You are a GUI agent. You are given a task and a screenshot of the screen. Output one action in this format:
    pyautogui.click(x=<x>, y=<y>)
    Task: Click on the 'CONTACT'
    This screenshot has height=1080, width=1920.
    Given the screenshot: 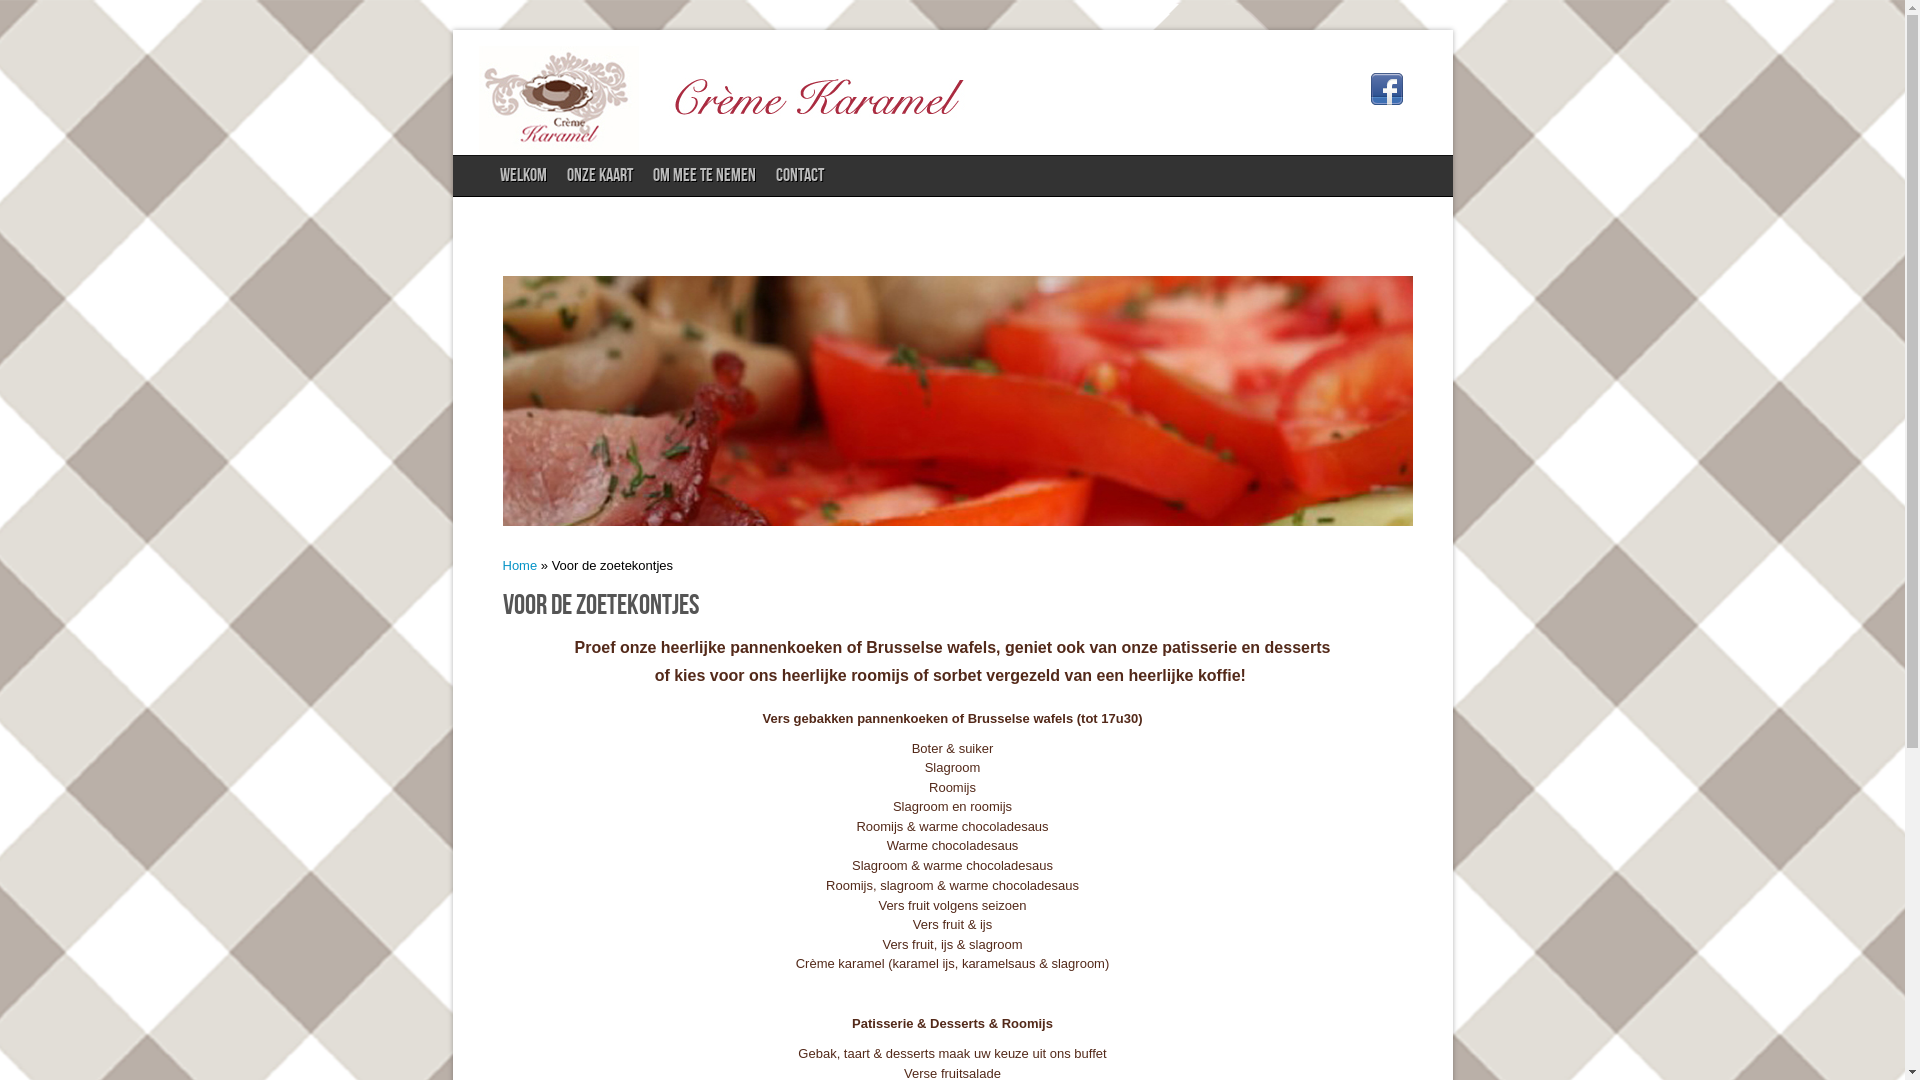 What is the action you would take?
    pyautogui.click(x=800, y=175)
    